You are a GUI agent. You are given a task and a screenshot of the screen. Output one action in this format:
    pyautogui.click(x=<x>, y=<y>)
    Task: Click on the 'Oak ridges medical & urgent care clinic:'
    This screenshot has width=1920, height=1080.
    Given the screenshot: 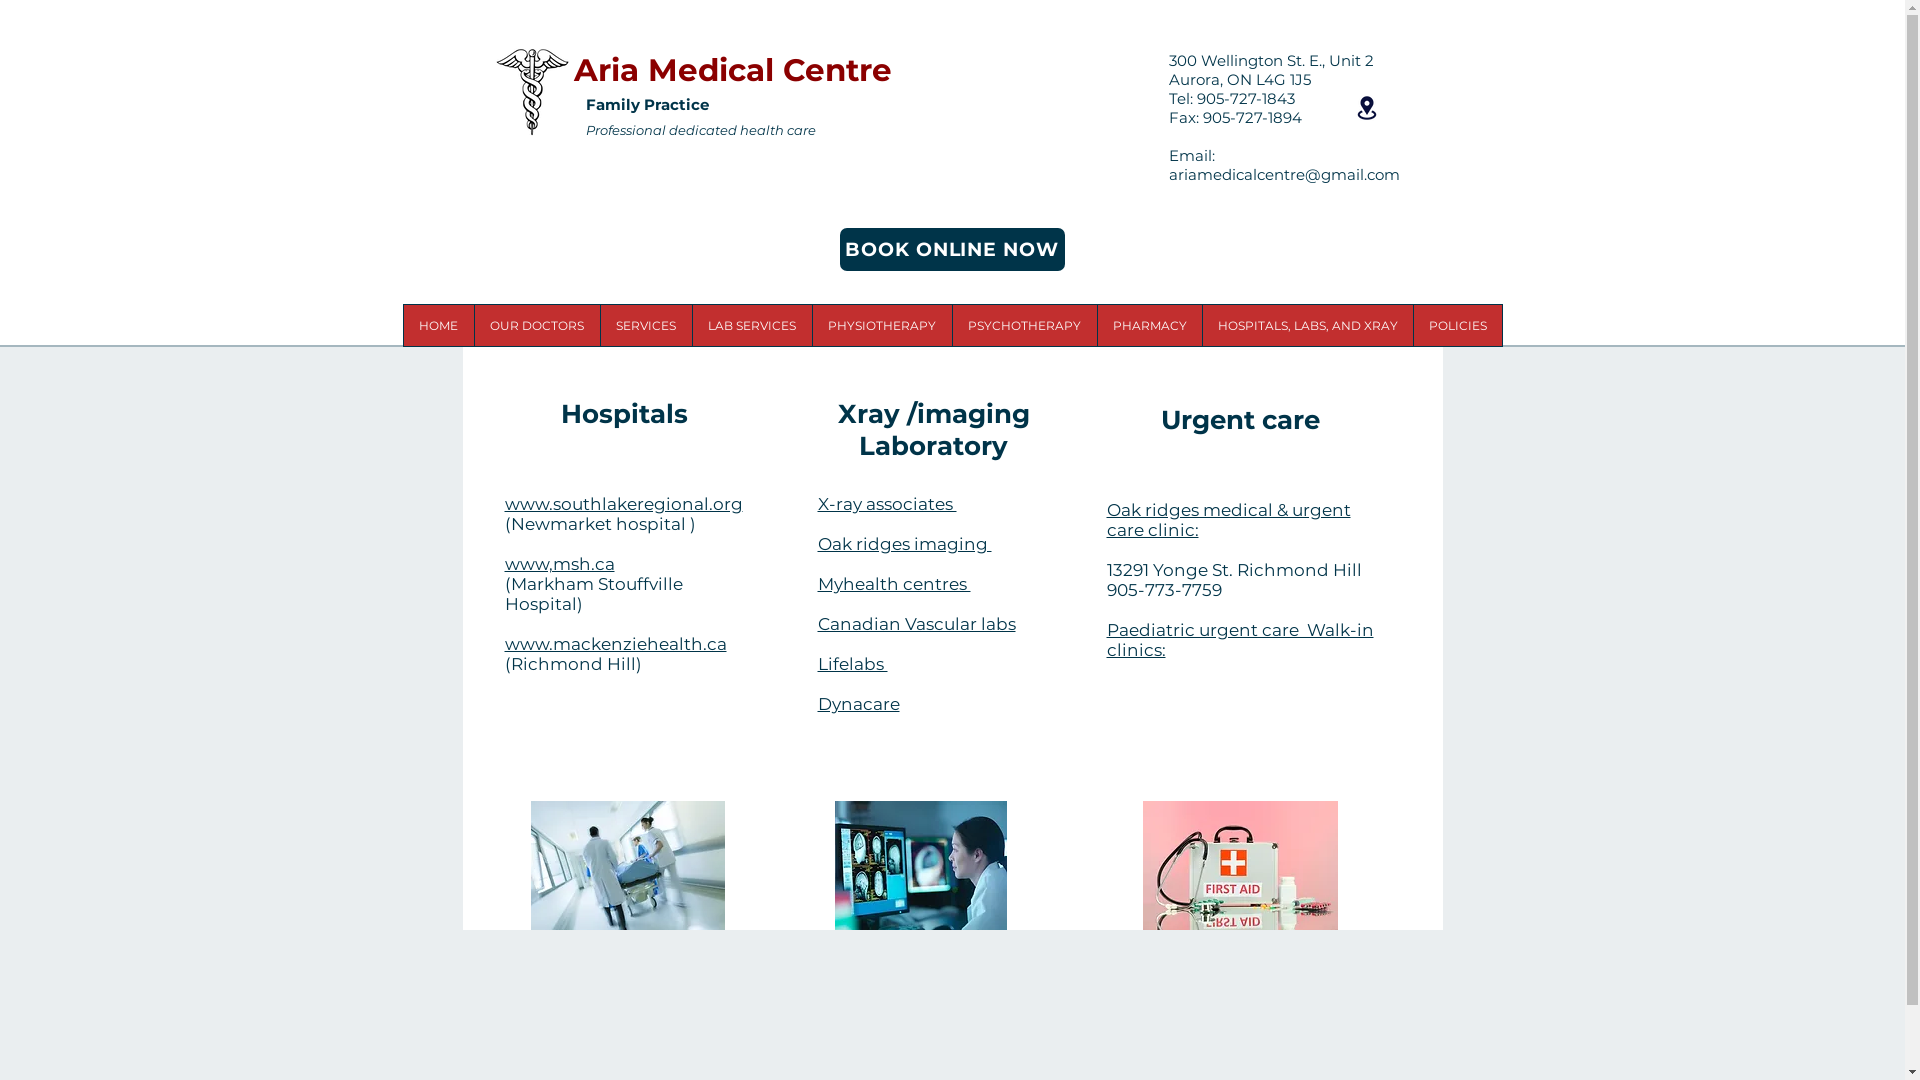 What is the action you would take?
    pyautogui.click(x=1227, y=519)
    